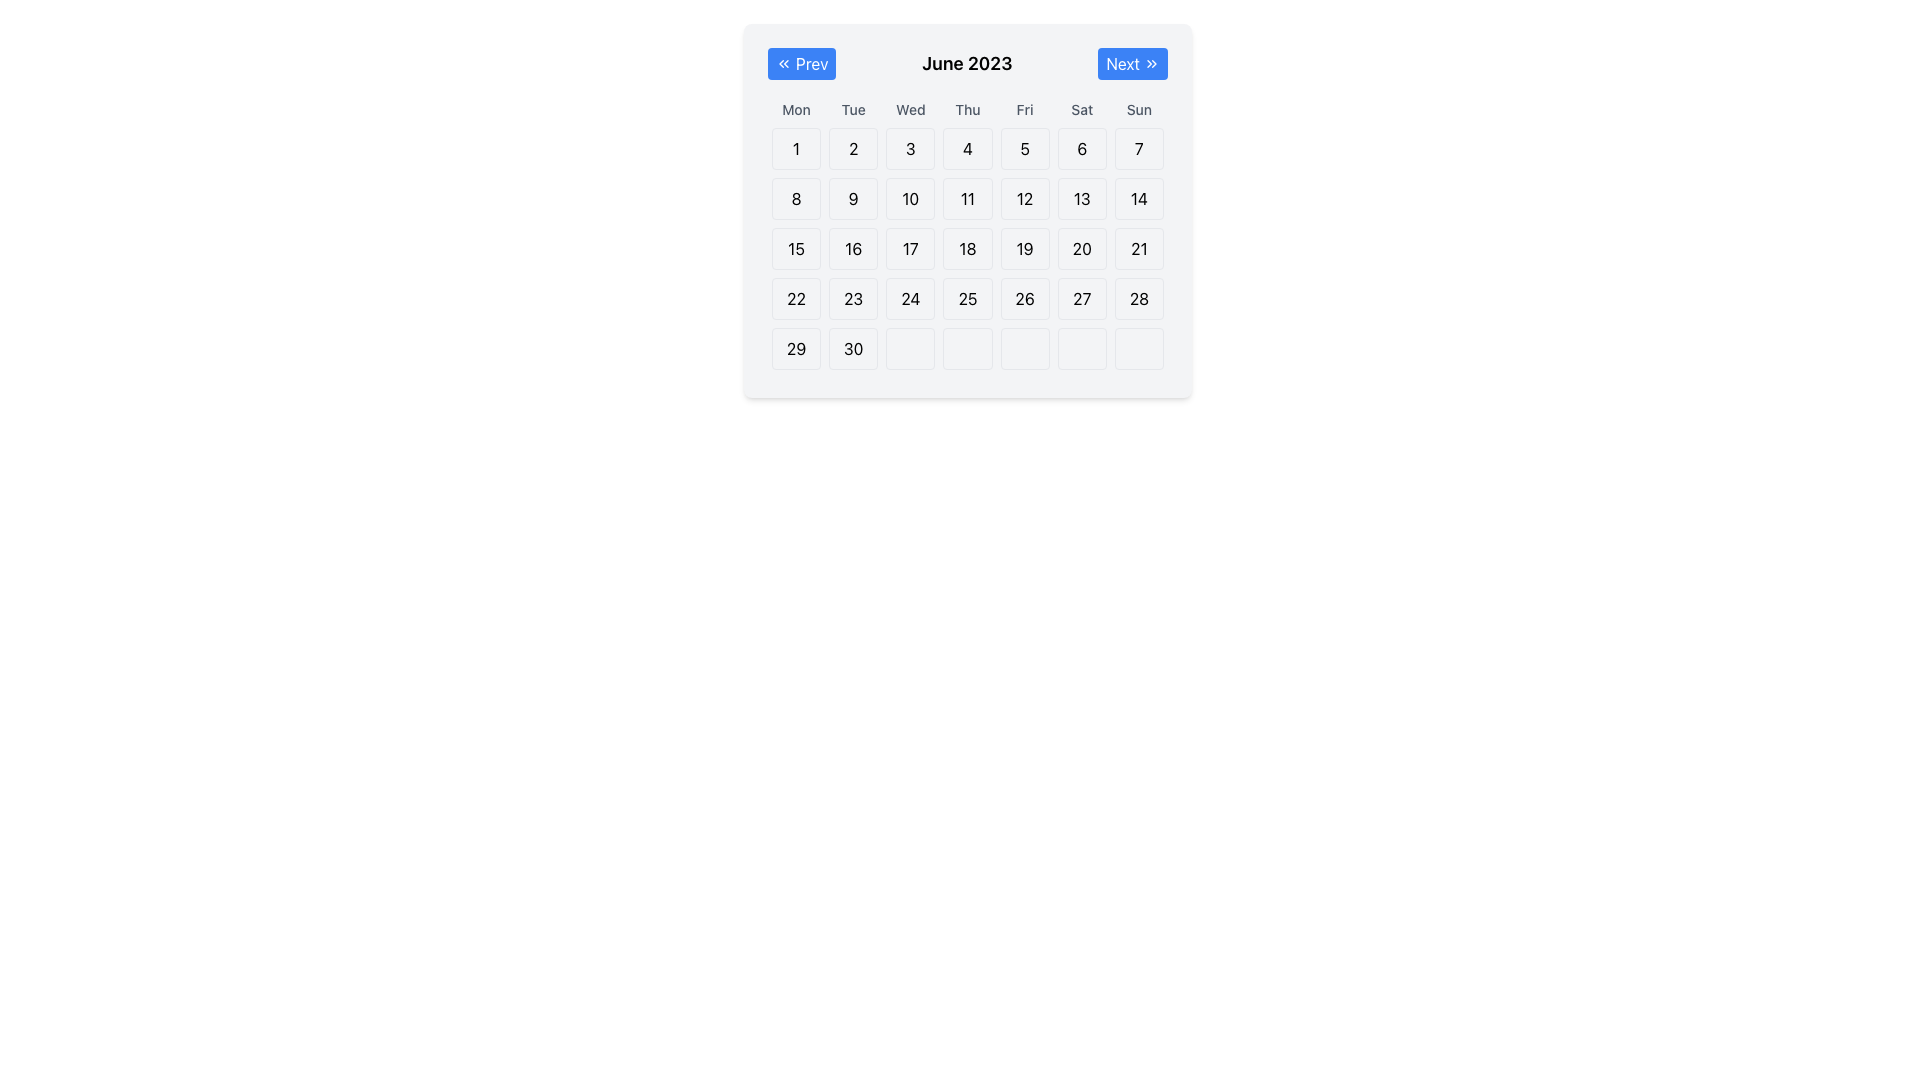 This screenshot has width=1920, height=1080. Describe the element at coordinates (853, 148) in the screenshot. I see `the second button in the calendar representing the second day of the month` at that location.